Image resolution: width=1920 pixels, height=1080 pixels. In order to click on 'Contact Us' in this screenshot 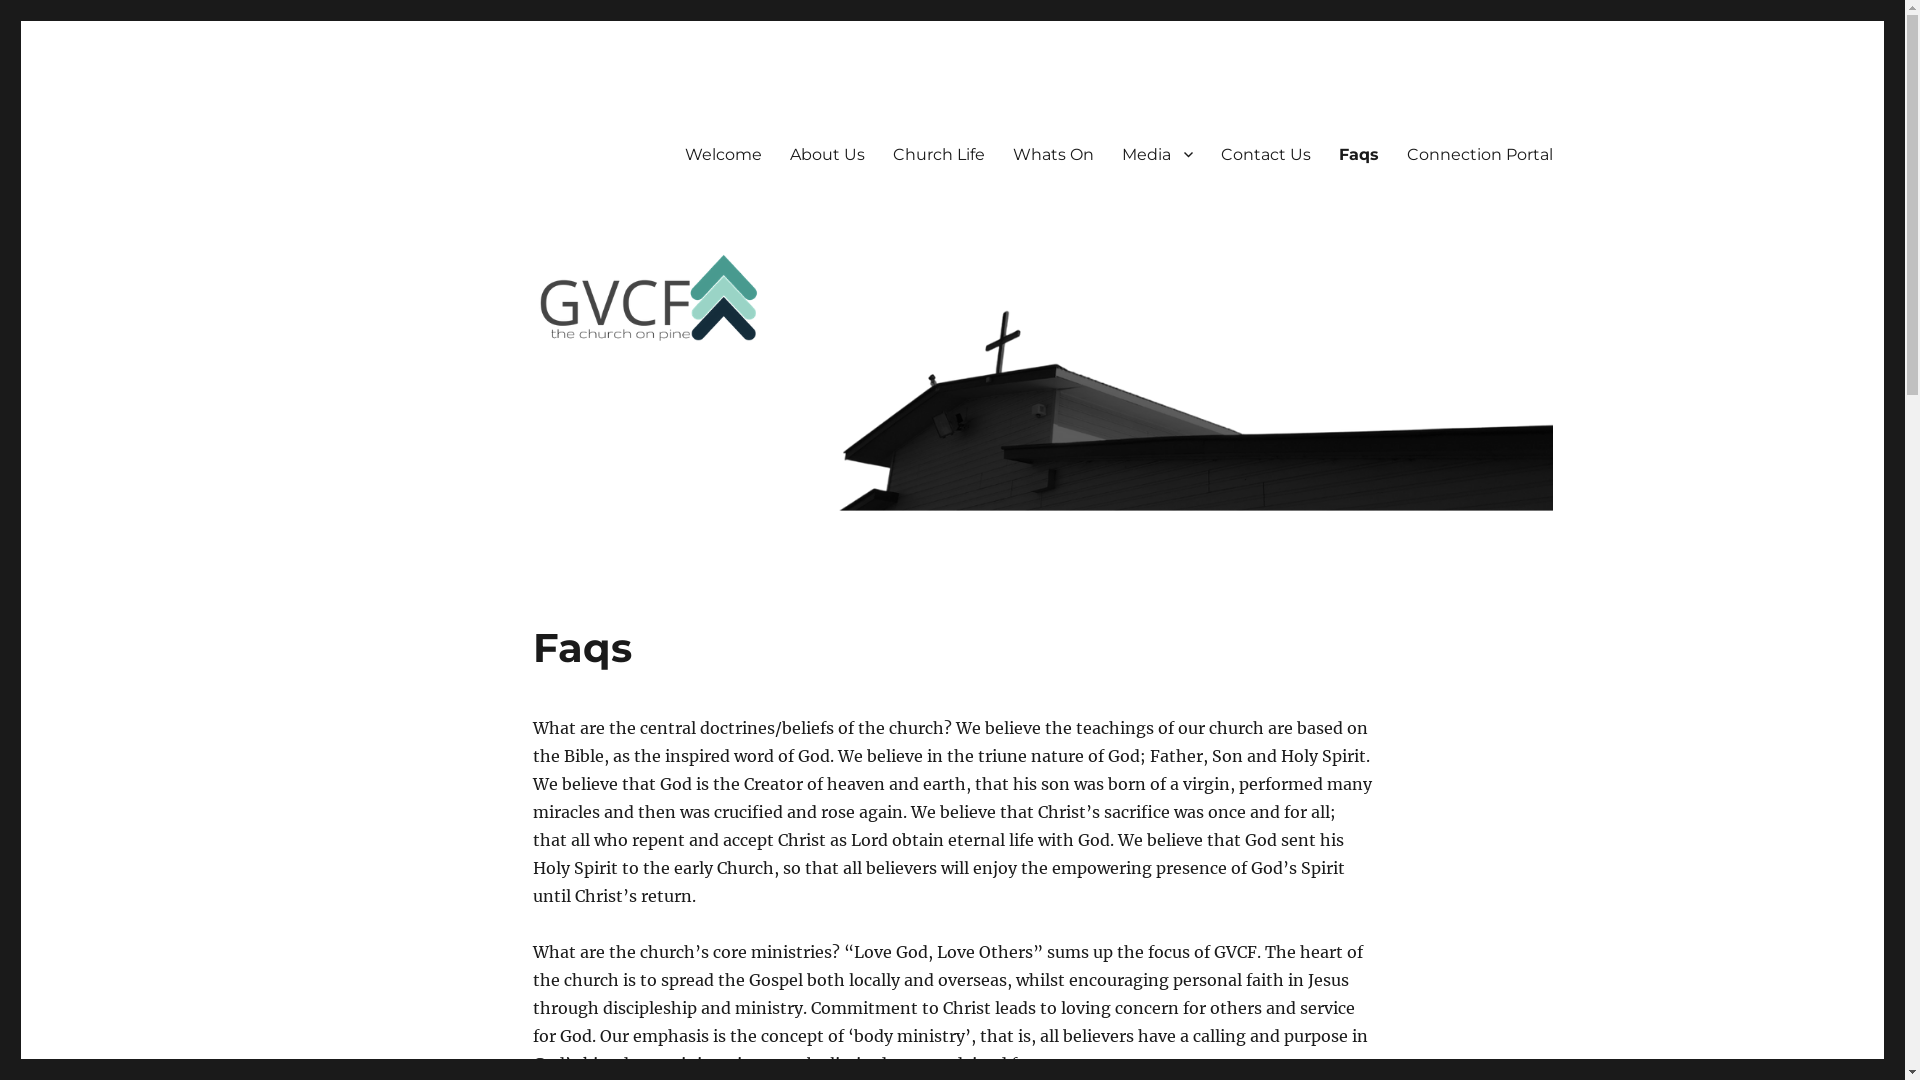, I will do `click(1204, 153)`.